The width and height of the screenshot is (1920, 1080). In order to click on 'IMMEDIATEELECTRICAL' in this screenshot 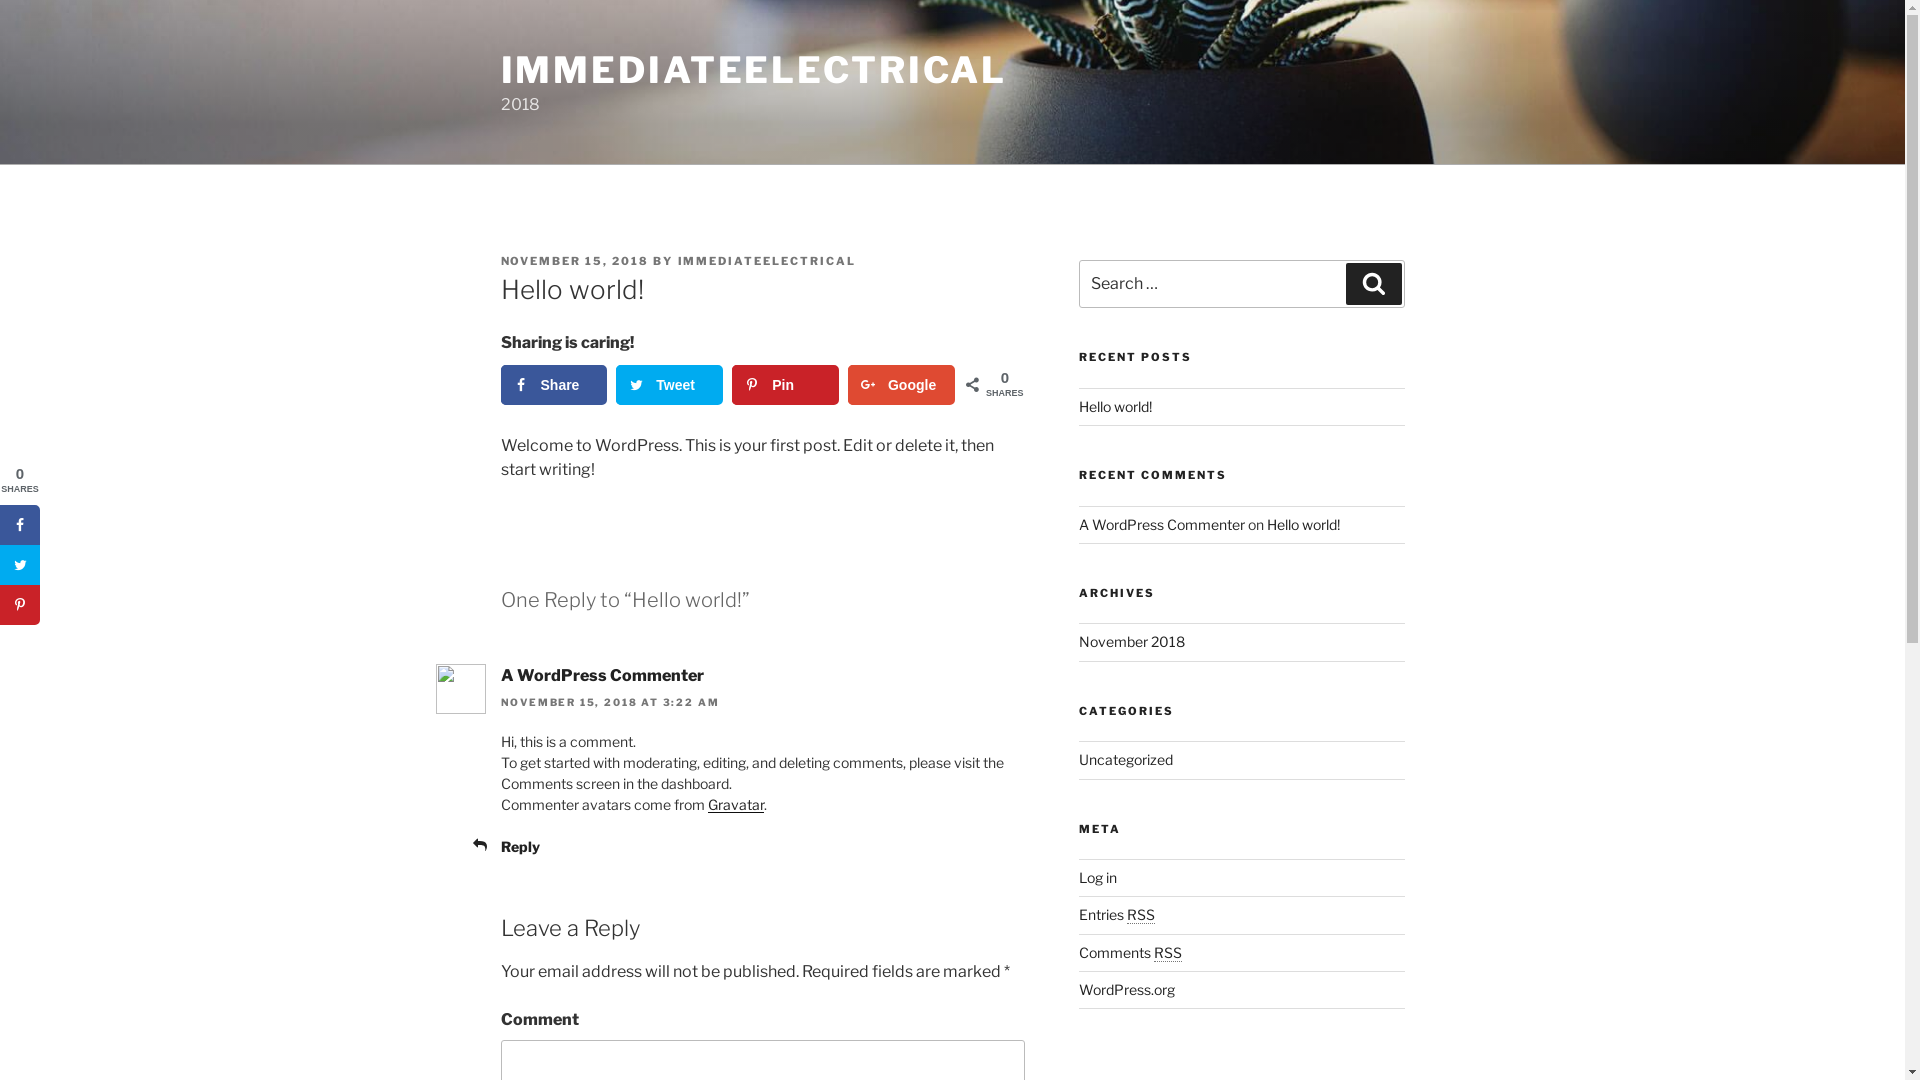, I will do `click(766, 260)`.